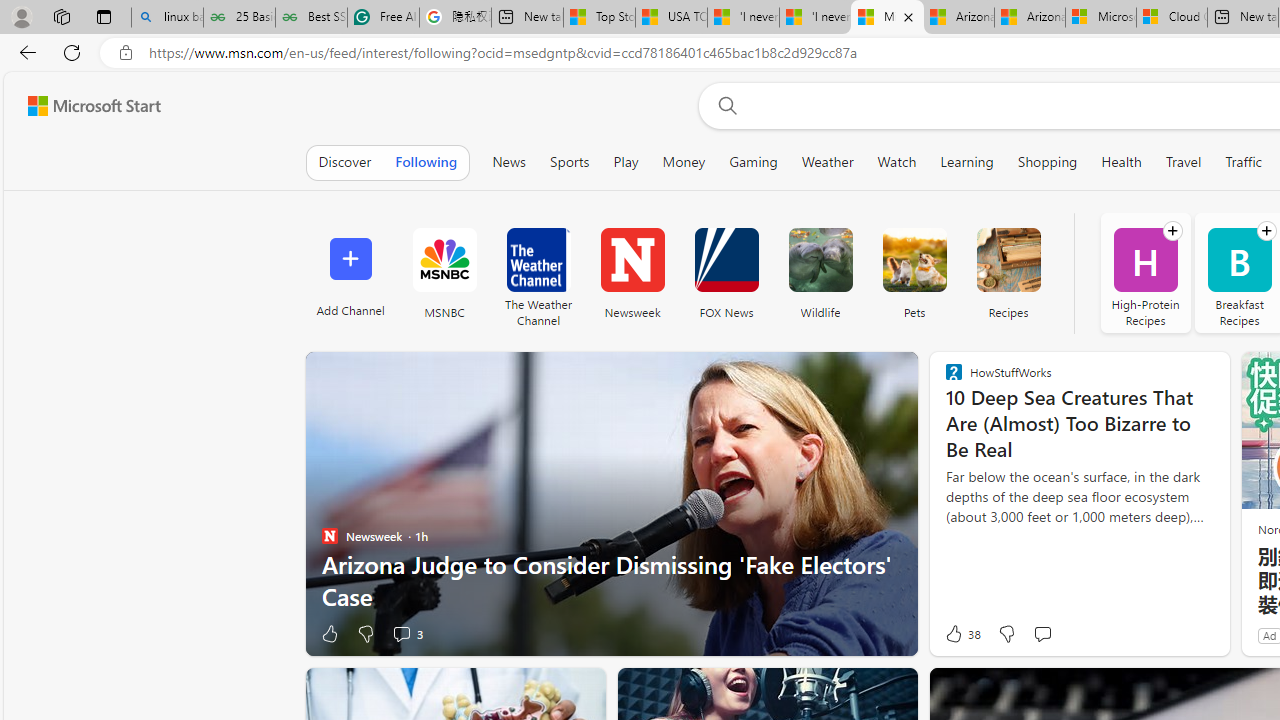 The height and width of the screenshot is (720, 1280). What do you see at coordinates (1100, 17) in the screenshot?
I see `'Microsoft Services Agreement'` at bounding box center [1100, 17].